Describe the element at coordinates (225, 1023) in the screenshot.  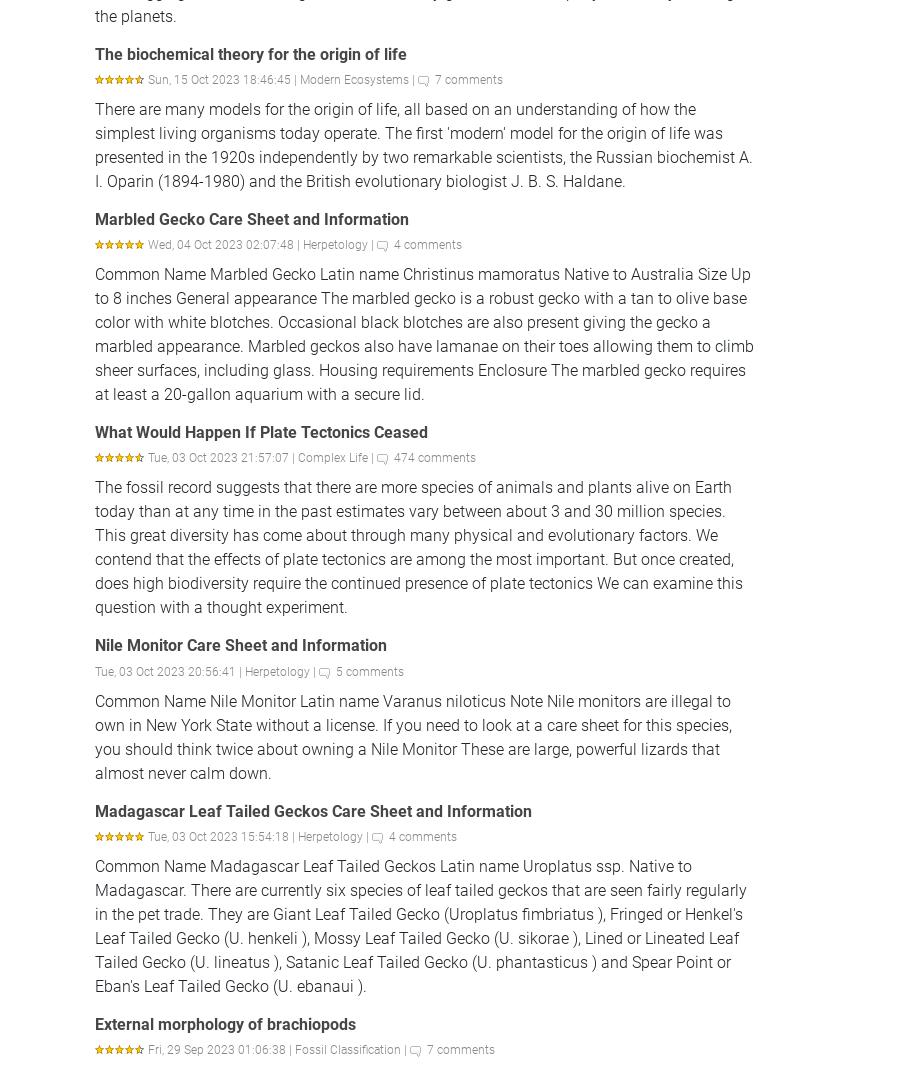
I see `'External morphology of brachiopods'` at that location.